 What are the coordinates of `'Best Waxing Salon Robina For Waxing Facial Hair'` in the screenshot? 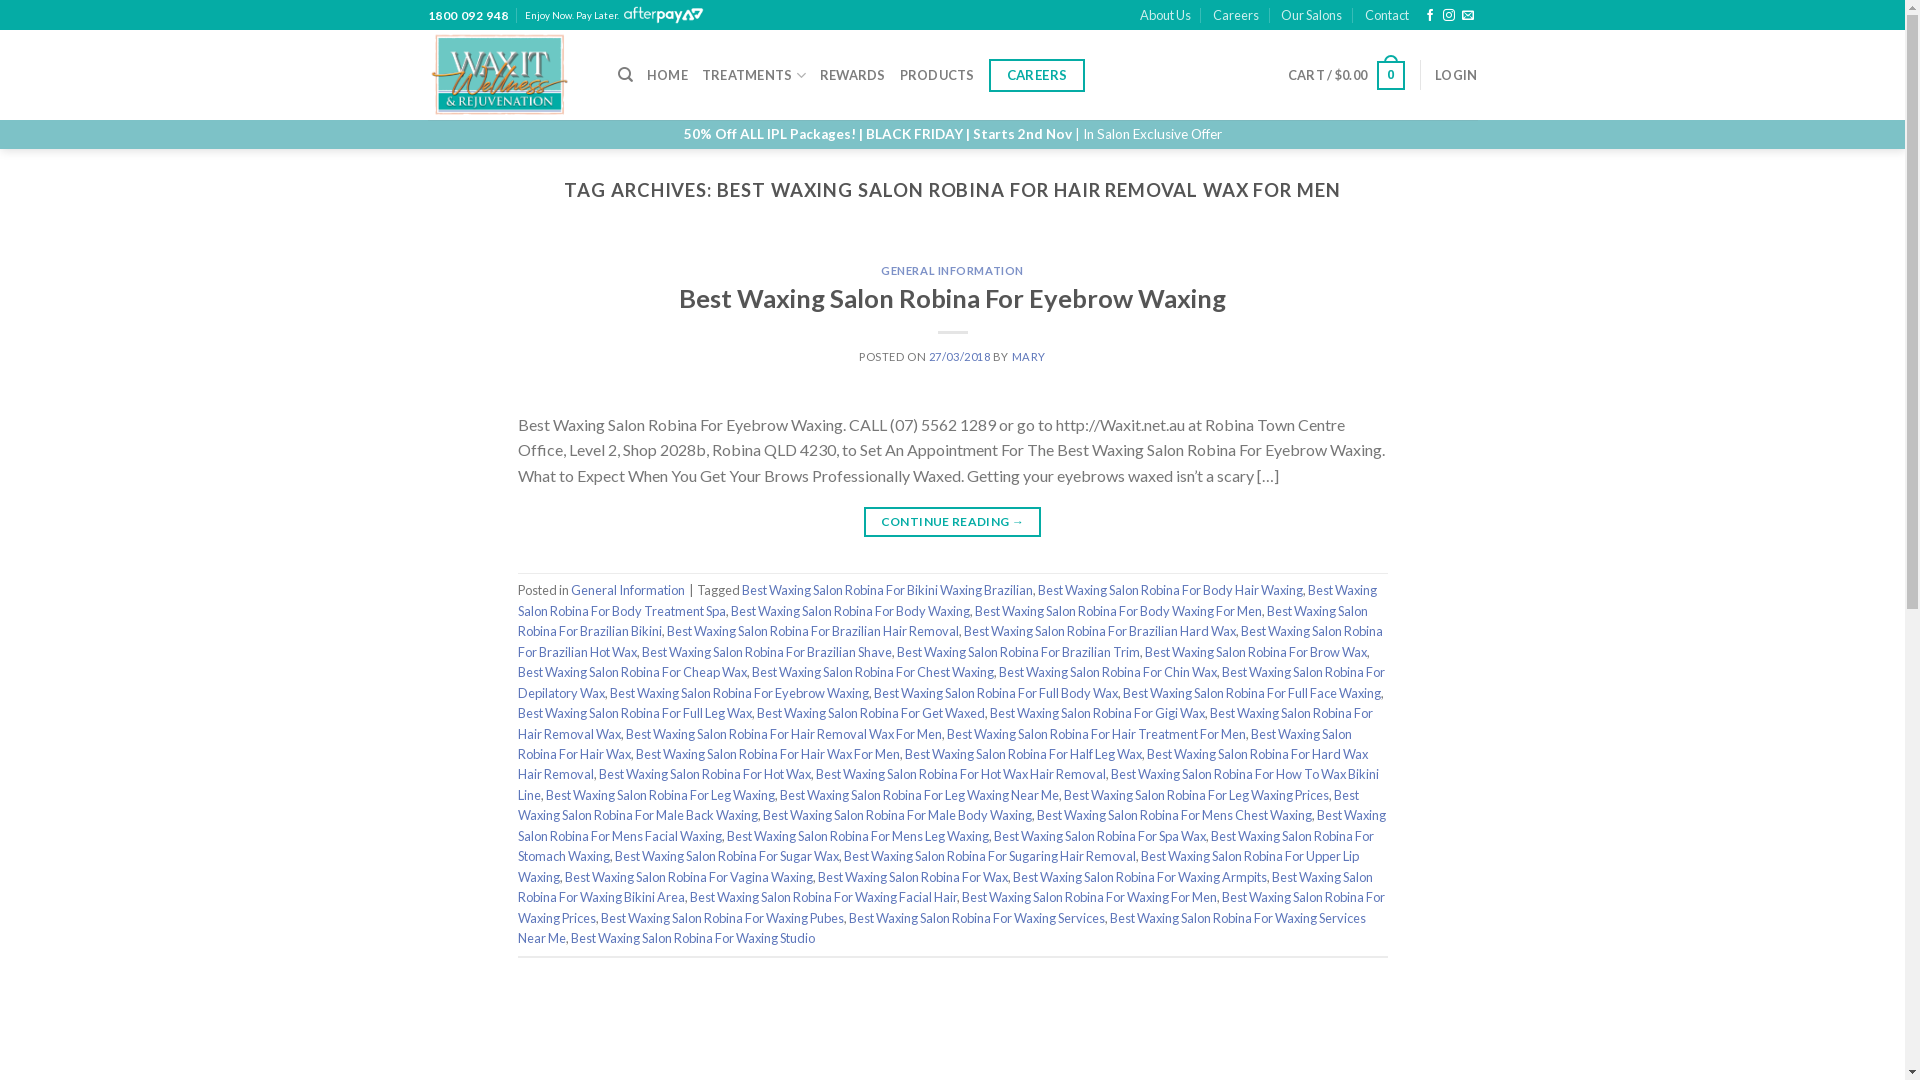 It's located at (690, 896).